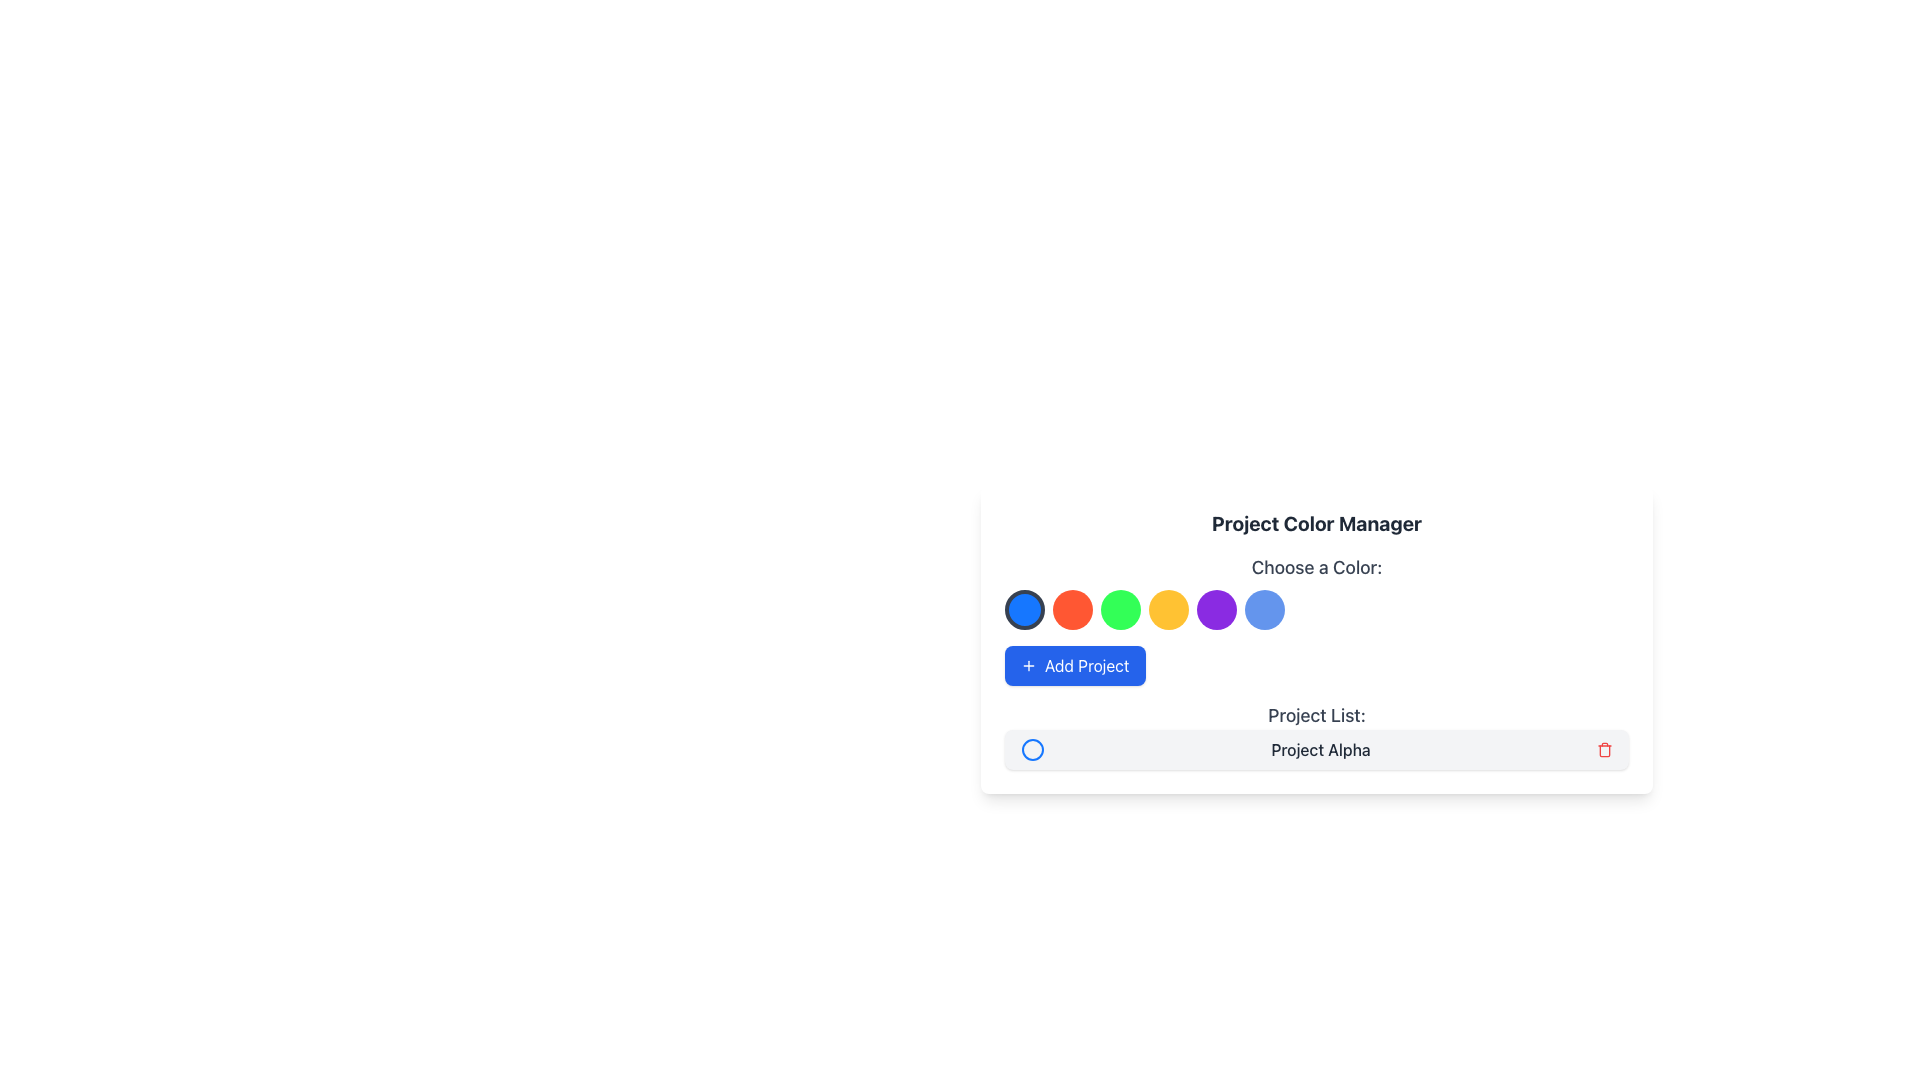  What do you see at coordinates (1032, 749) in the screenshot?
I see `the small blue outlined circle icon located within the SVG graphic before the text 'Project Alpha' in the 'Project List' section` at bounding box center [1032, 749].